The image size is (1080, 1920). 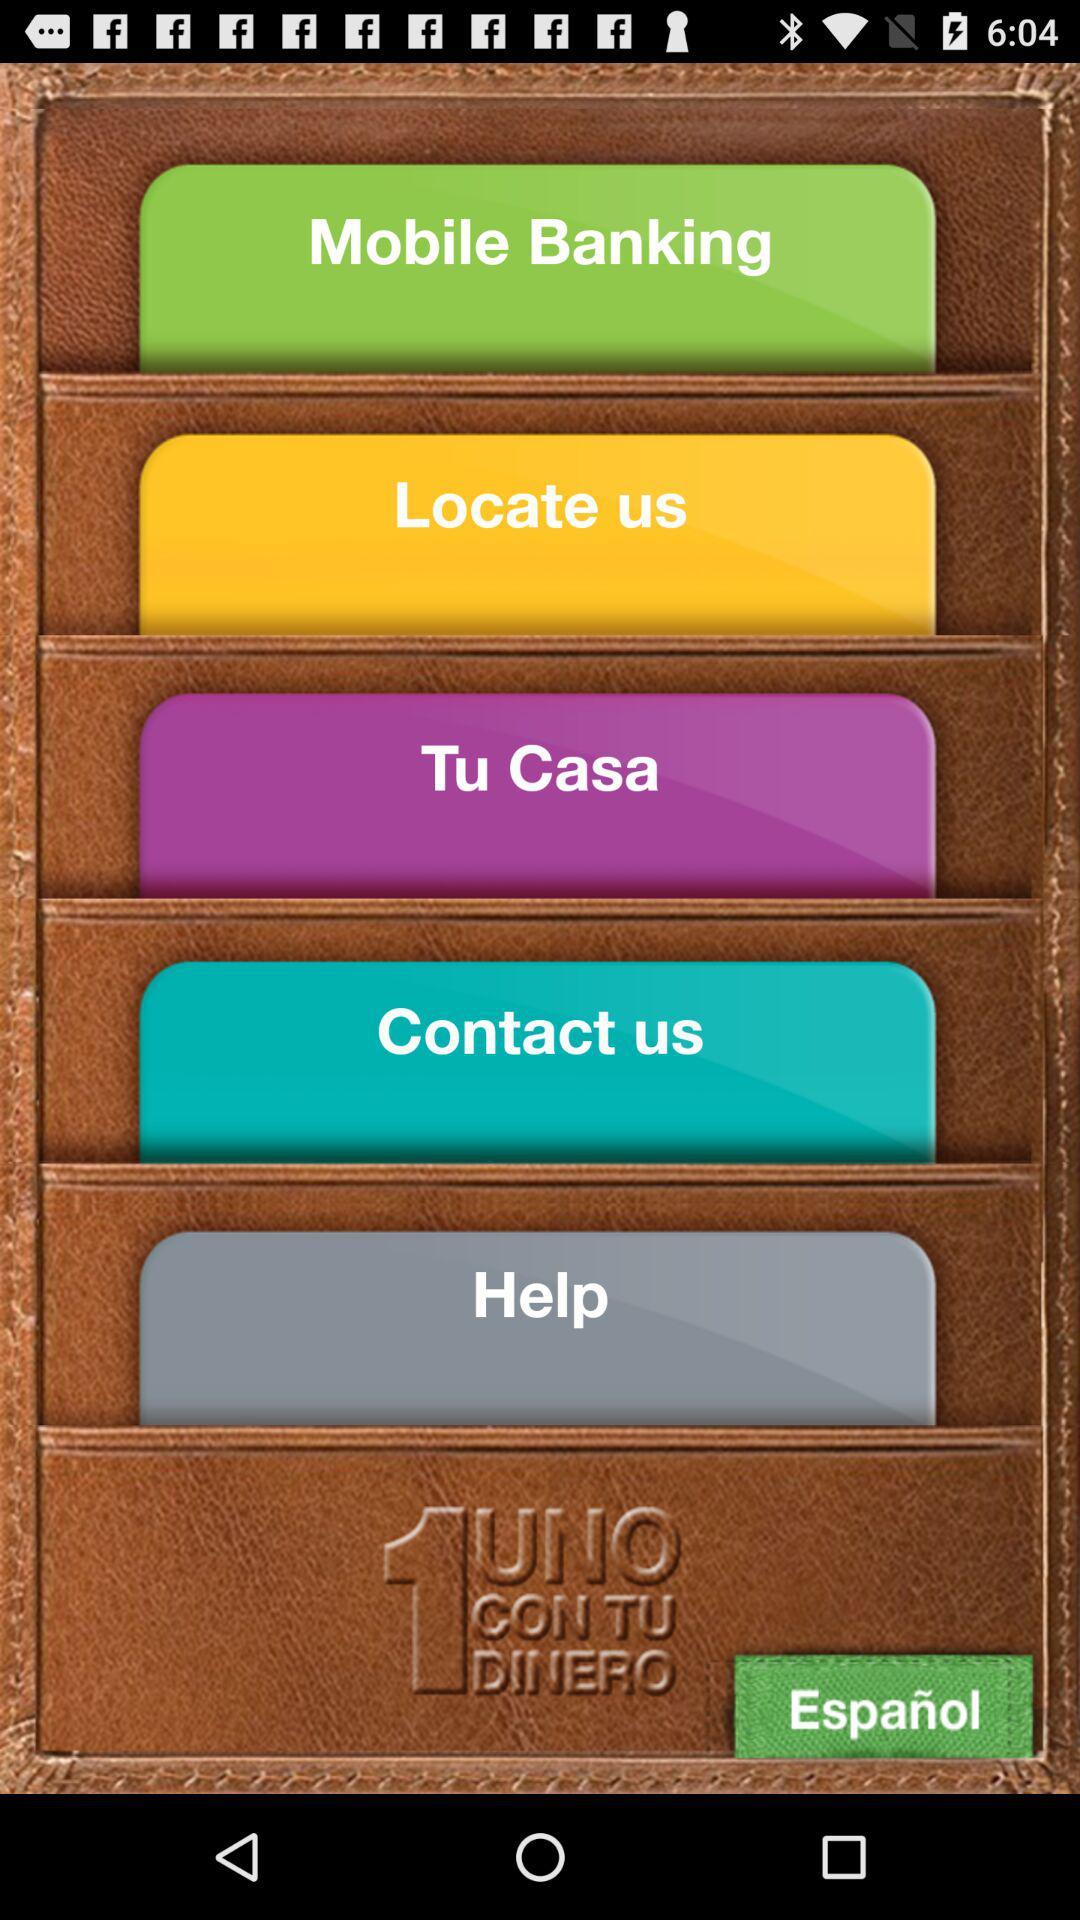 I want to click on tu casa item, so click(x=540, y=766).